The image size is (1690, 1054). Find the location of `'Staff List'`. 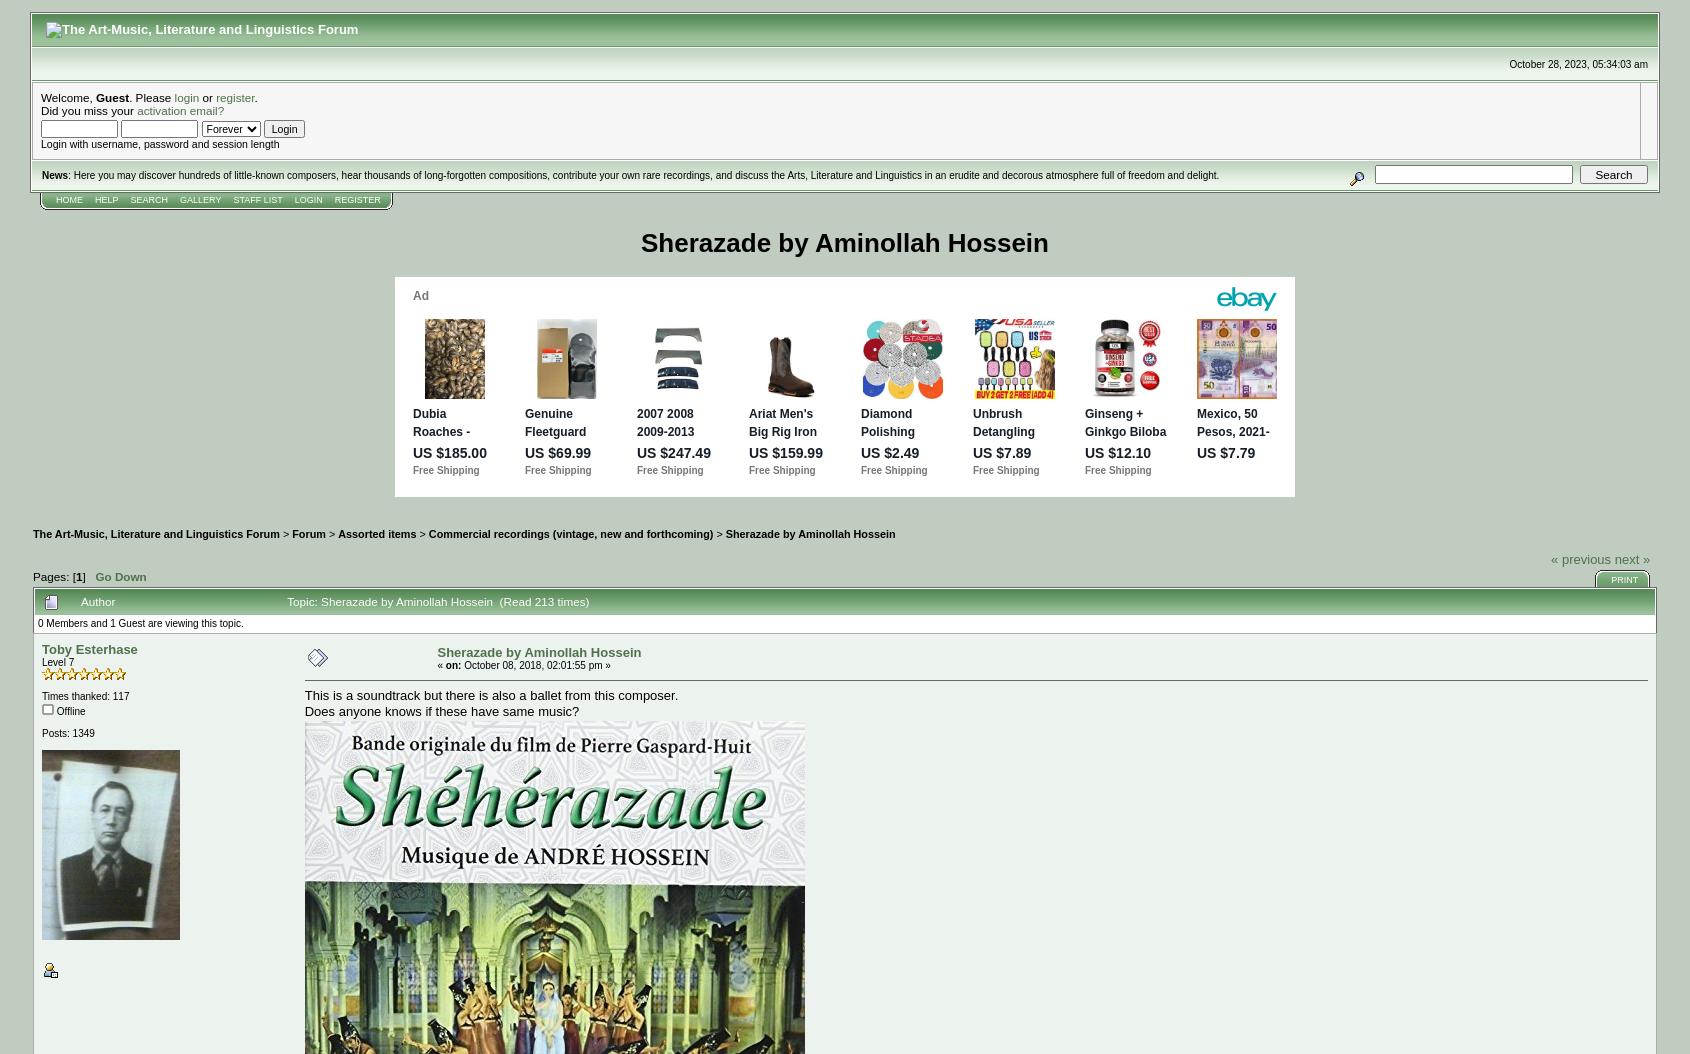

'Staff List' is located at coordinates (257, 199).